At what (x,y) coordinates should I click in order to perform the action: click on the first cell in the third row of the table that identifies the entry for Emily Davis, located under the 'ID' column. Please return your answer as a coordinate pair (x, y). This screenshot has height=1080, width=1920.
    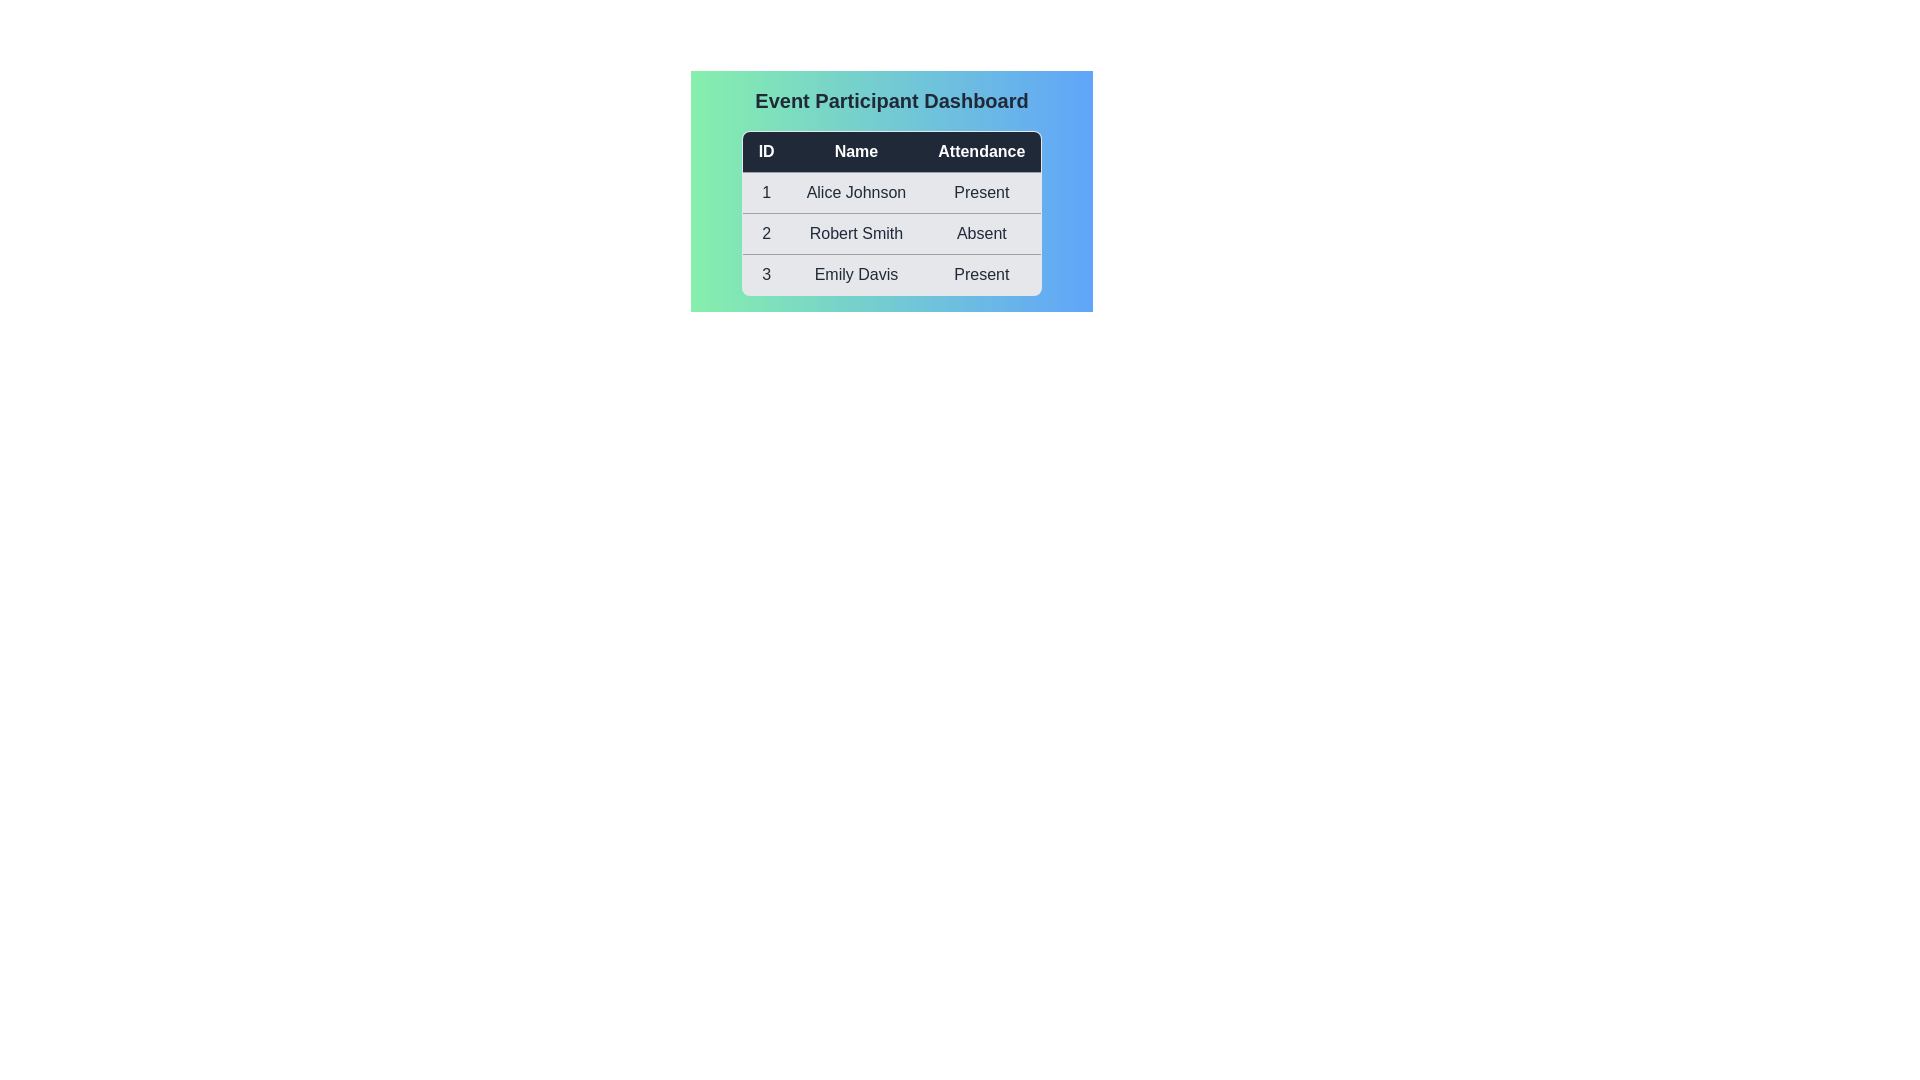
    Looking at the image, I should click on (765, 274).